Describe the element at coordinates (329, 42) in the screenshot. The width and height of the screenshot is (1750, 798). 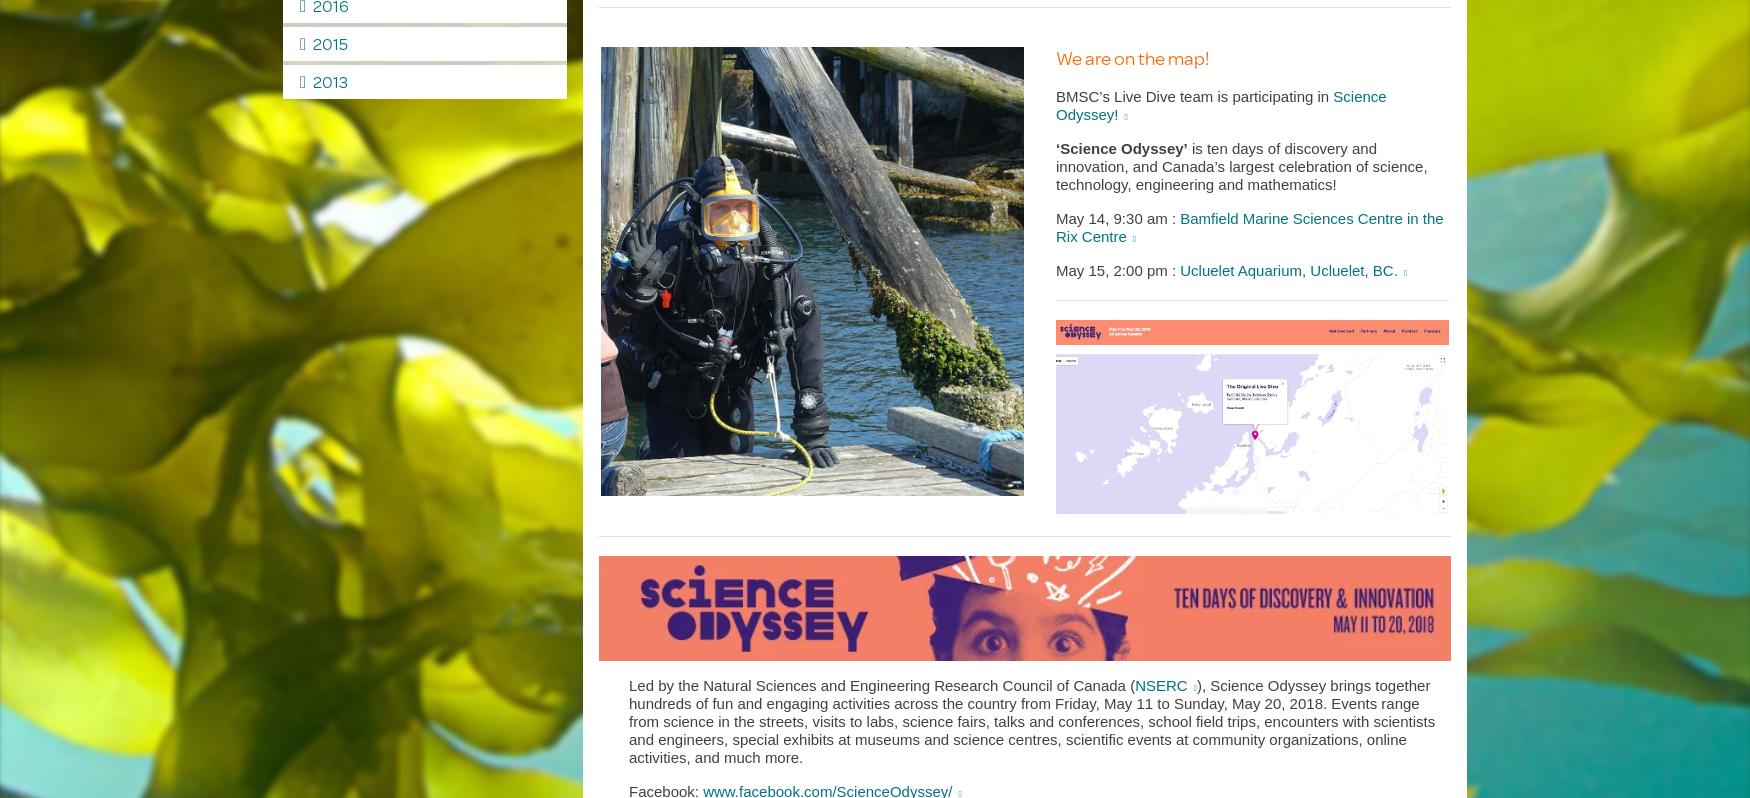
I see `'2015'` at that location.